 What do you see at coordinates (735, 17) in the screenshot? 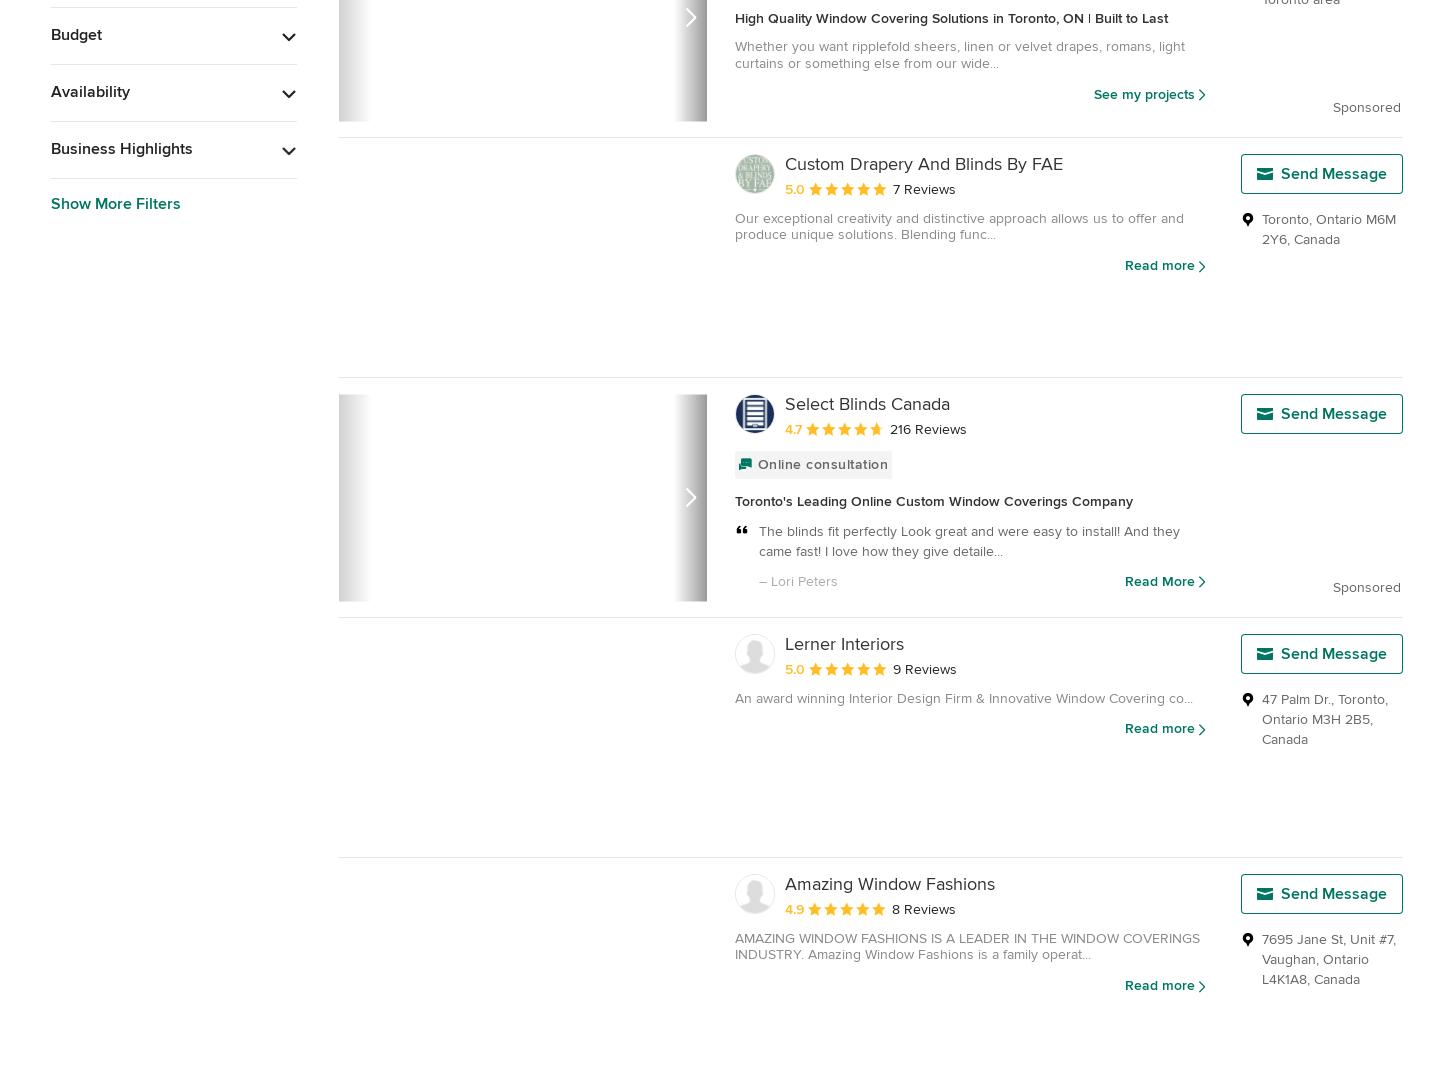
I see `'High Quality Window Covering Solutions in Toronto, ON | Built to Last'` at bounding box center [735, 17].